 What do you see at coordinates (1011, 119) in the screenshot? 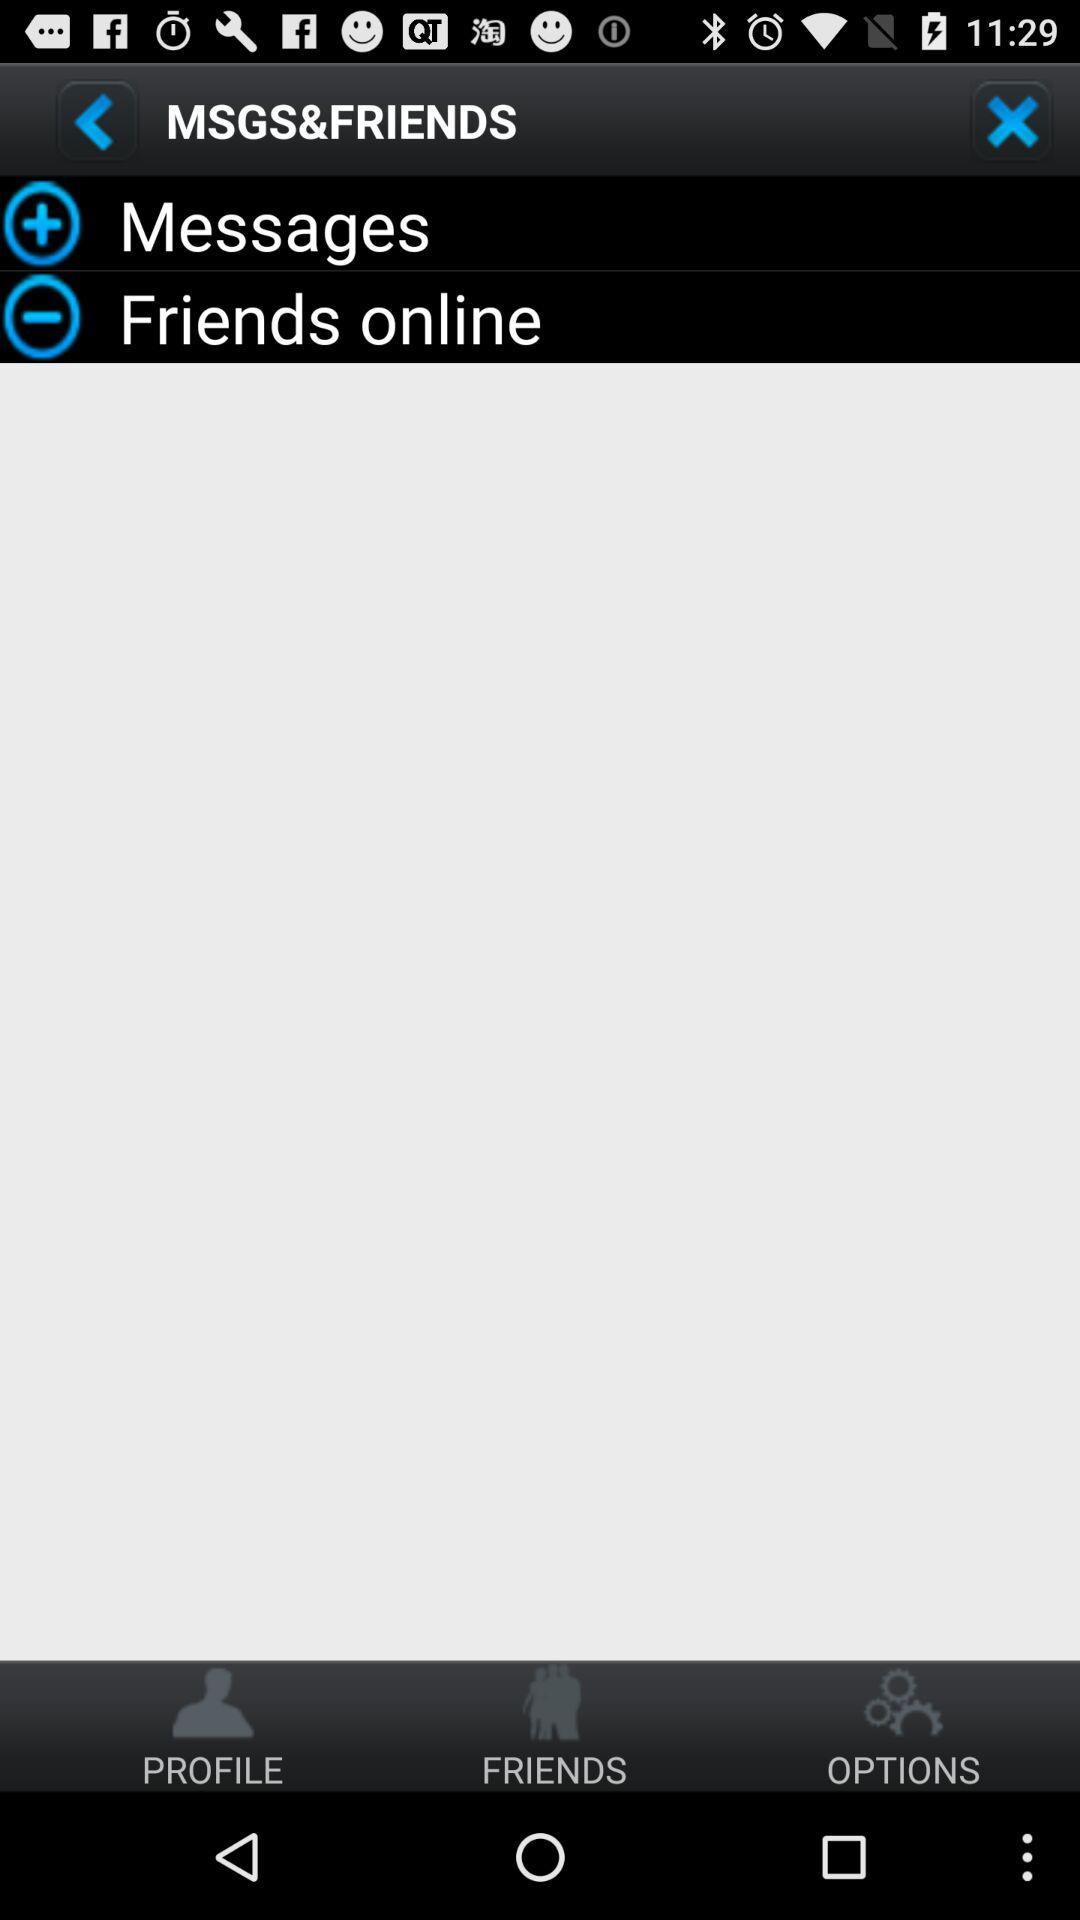
I see `button` at bounding box center [1011, 119].